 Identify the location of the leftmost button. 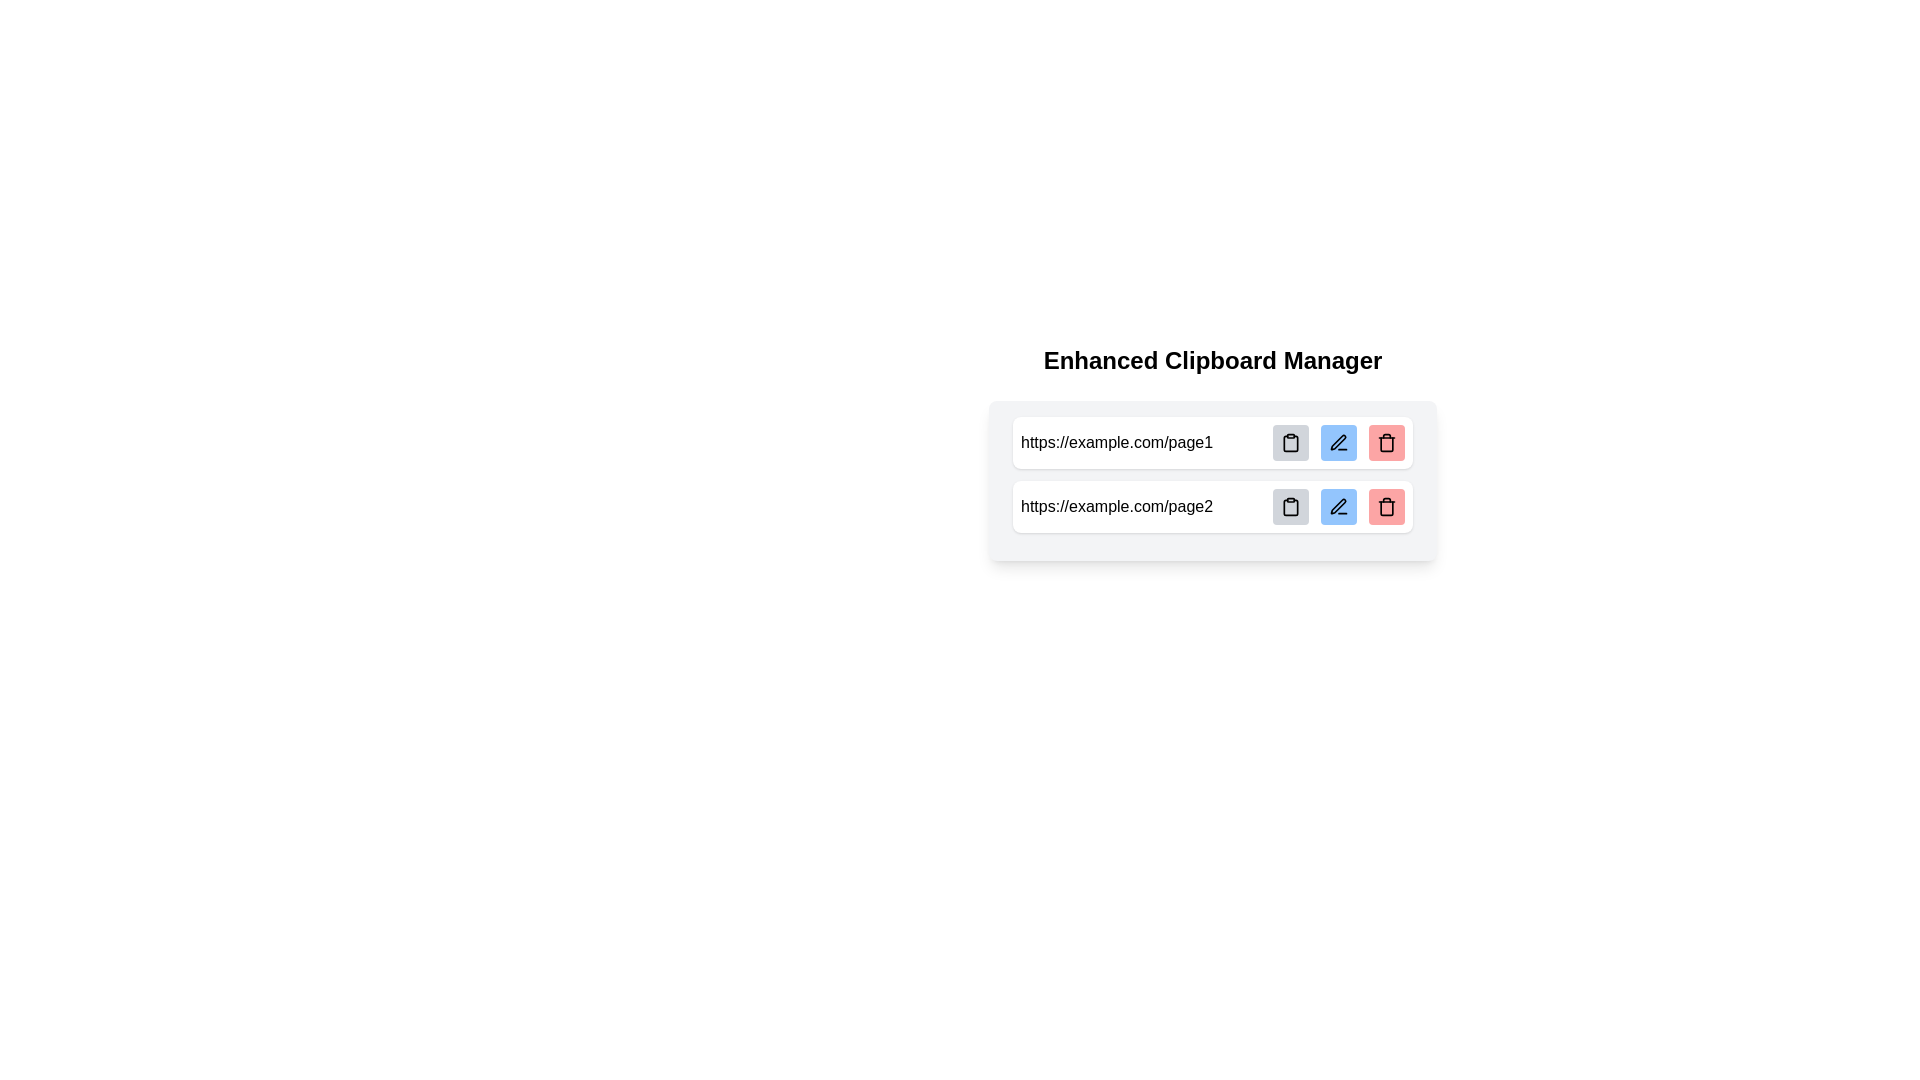
(1291, 505).